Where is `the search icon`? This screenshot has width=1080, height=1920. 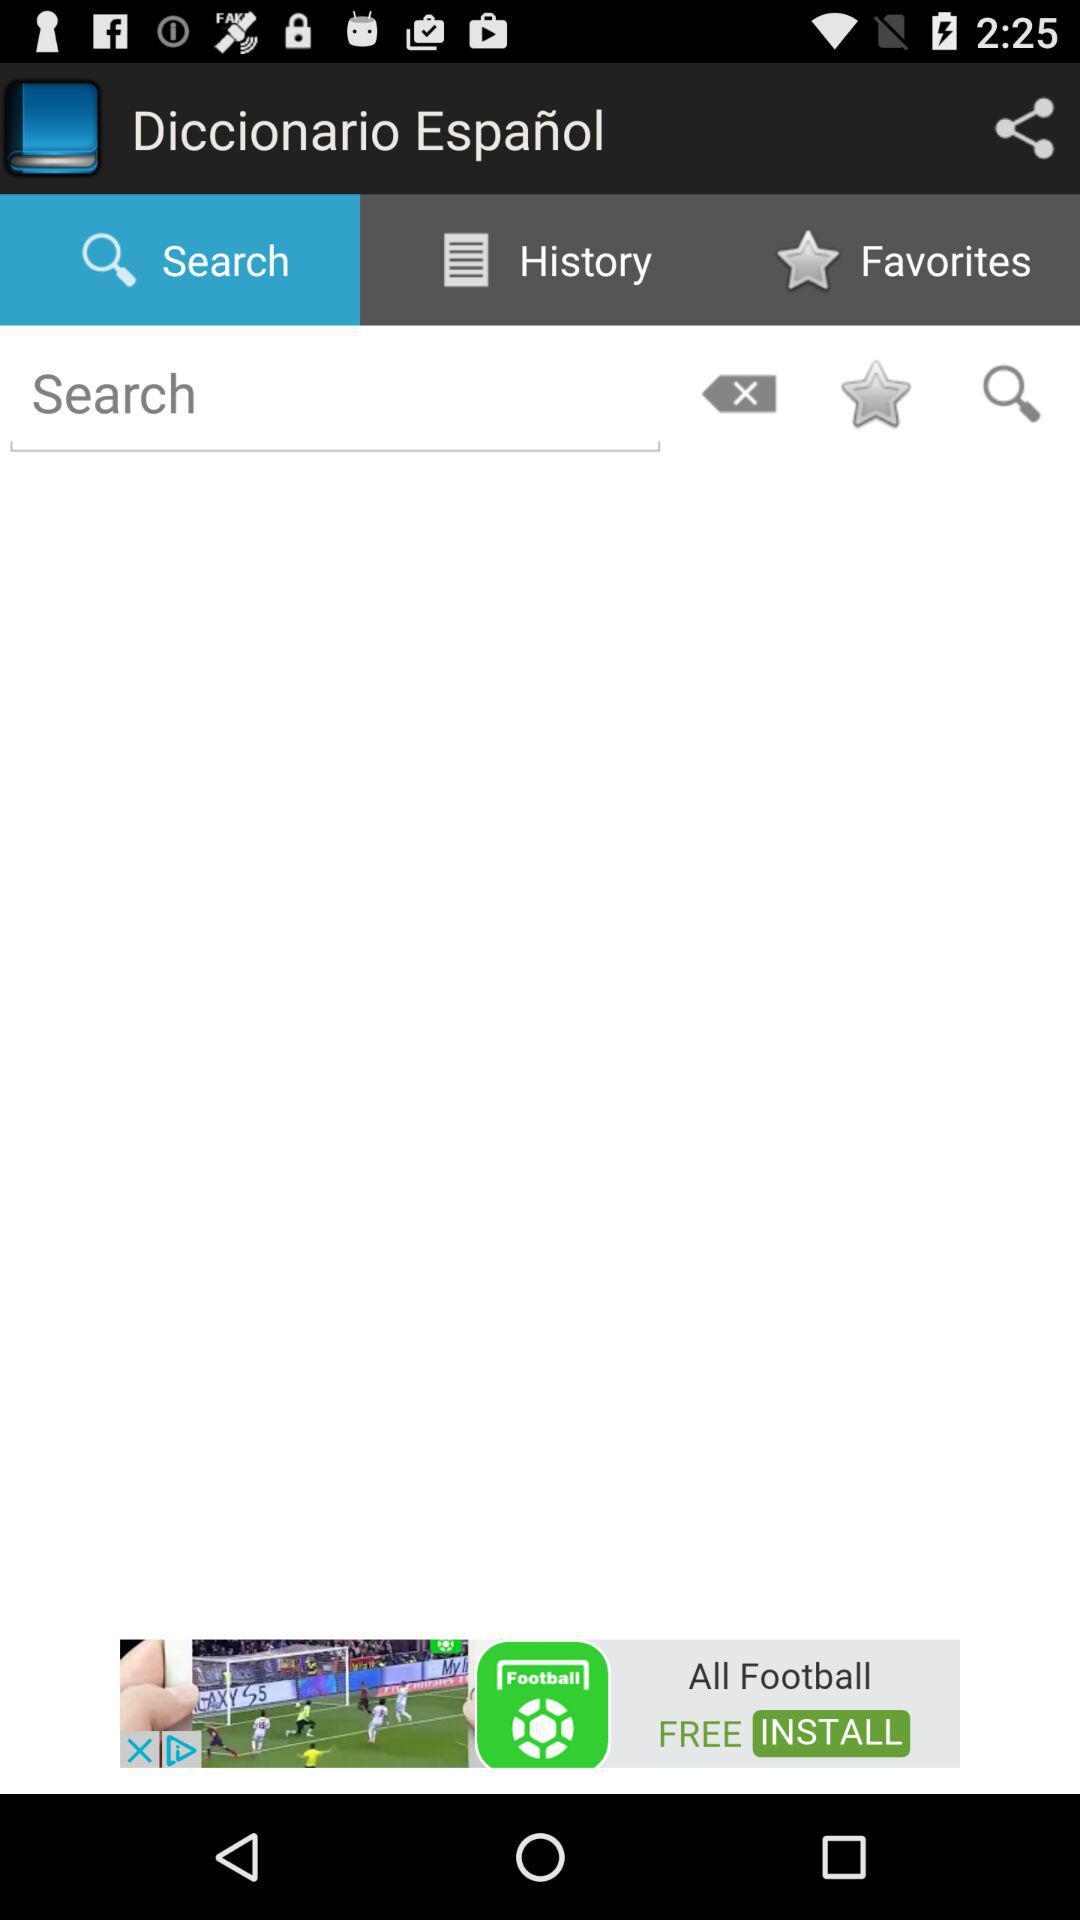
the search icon is located at coordinates (1011, 420).